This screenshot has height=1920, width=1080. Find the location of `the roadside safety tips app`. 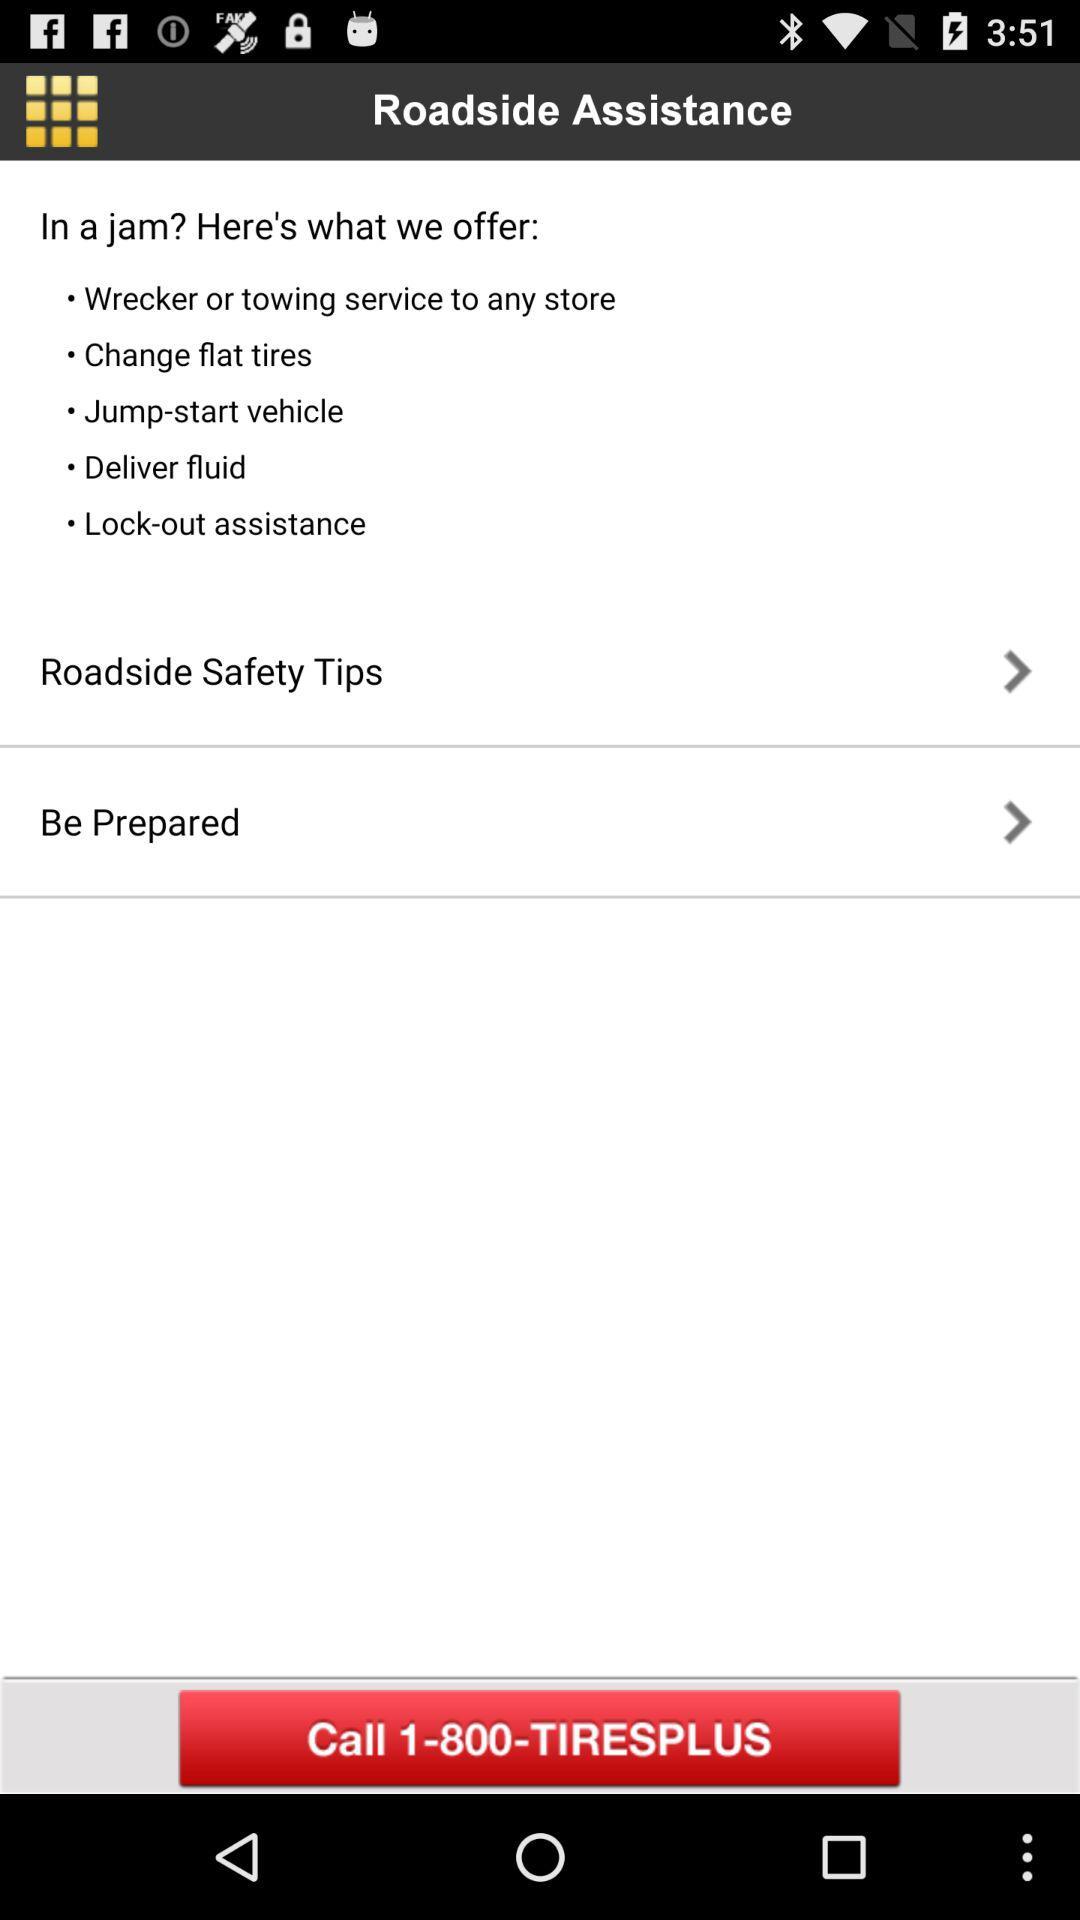

the roadside safety tips app is located at coordinates (211, 670).